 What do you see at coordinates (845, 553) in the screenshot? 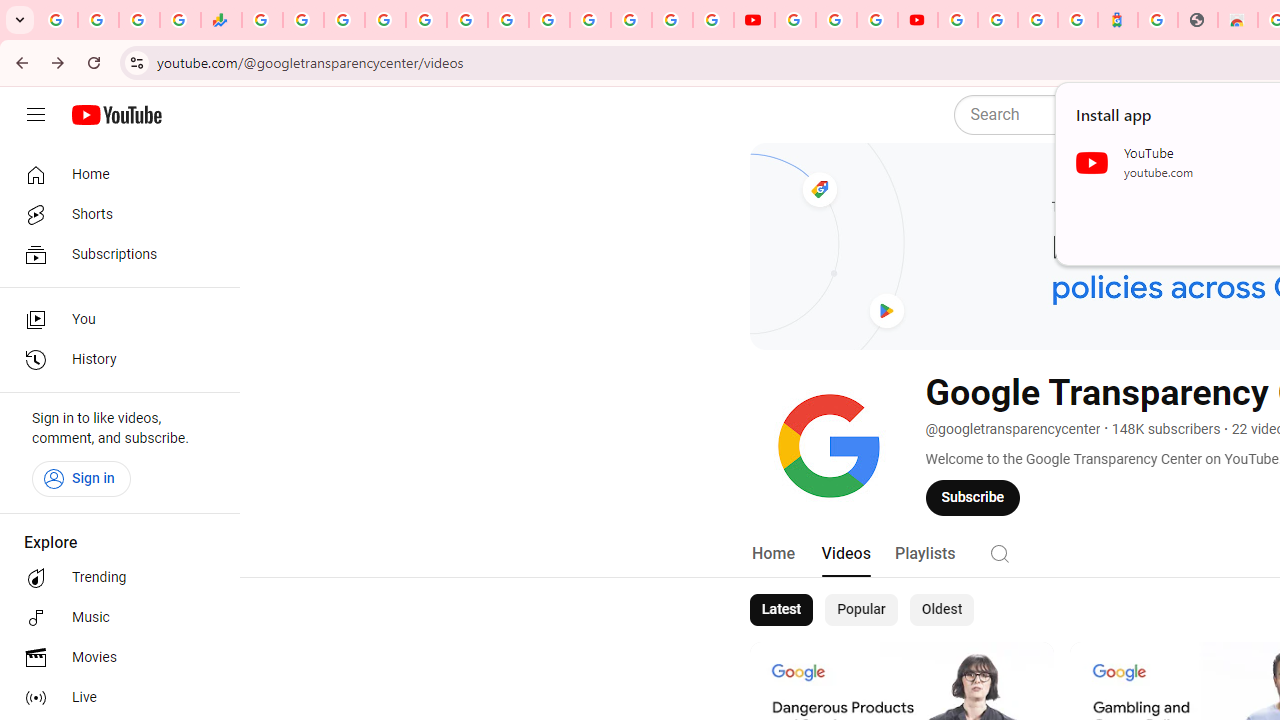
I see `'Videos'` at bounding box center [845, 553].